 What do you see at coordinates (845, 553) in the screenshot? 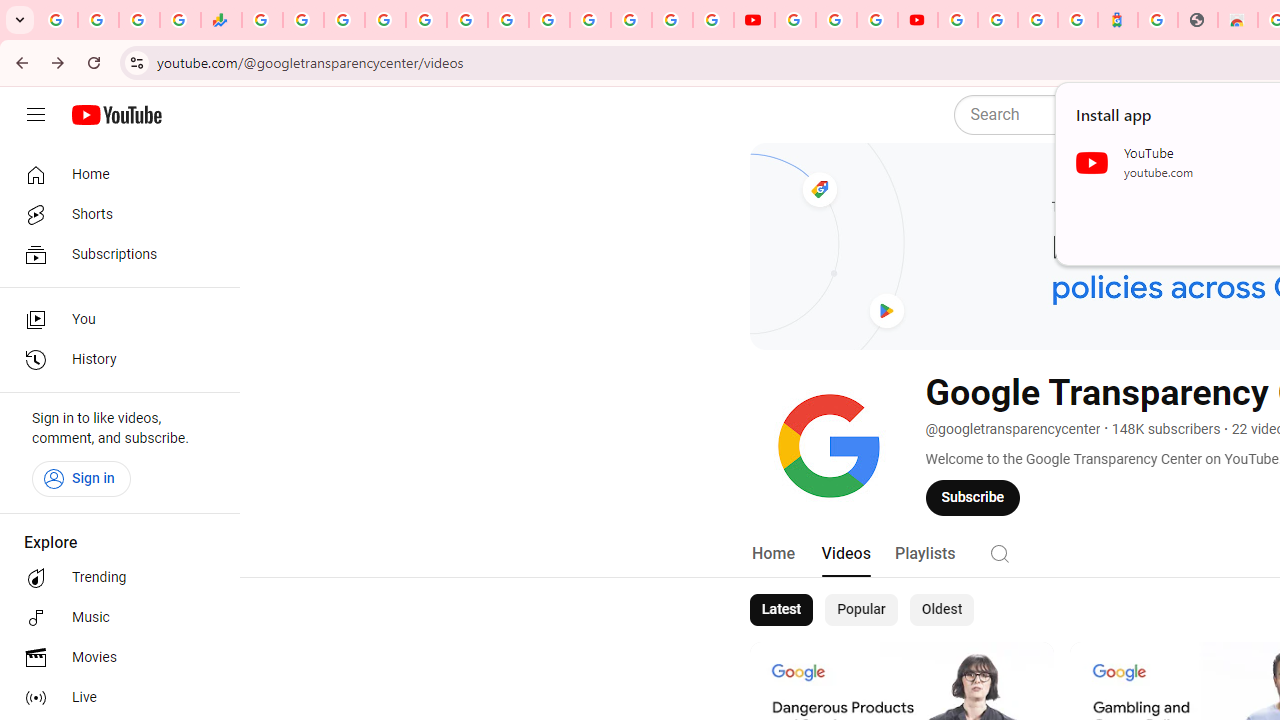
I see `'Videos'` at bounding box center [845, 553].